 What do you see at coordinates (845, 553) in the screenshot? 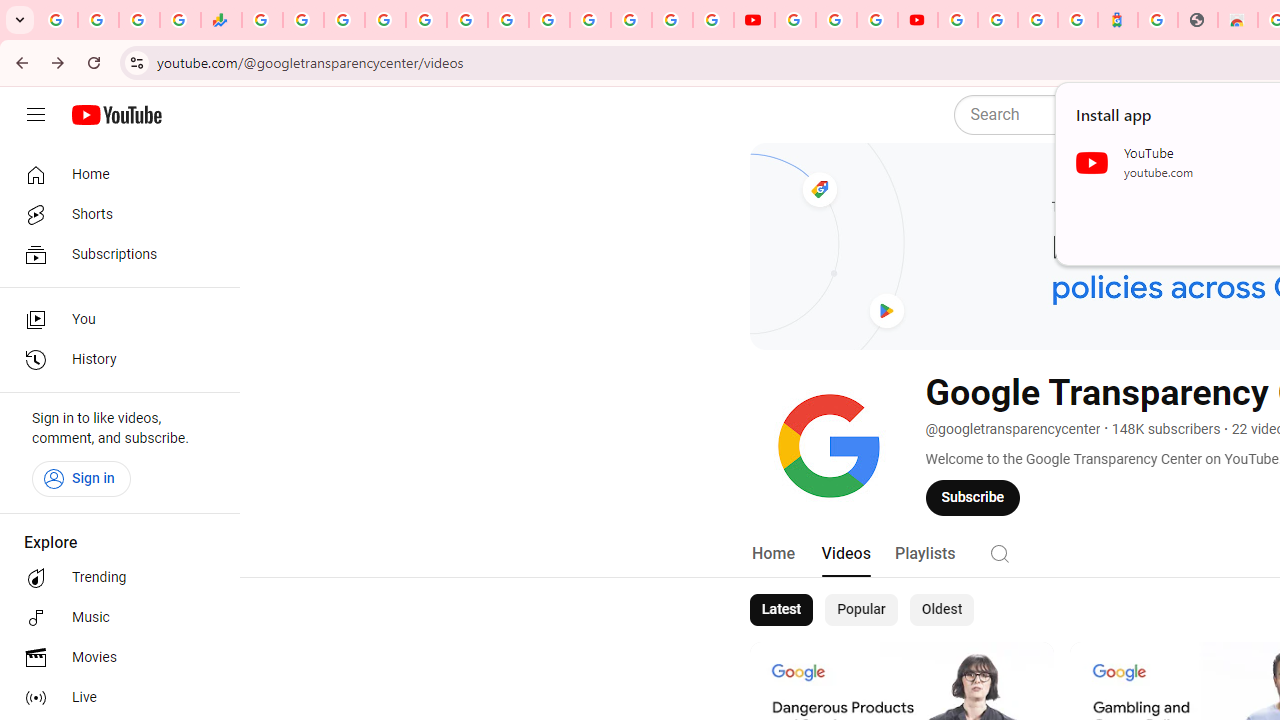
I see `'Videos'` at bounding box center [845, 553].